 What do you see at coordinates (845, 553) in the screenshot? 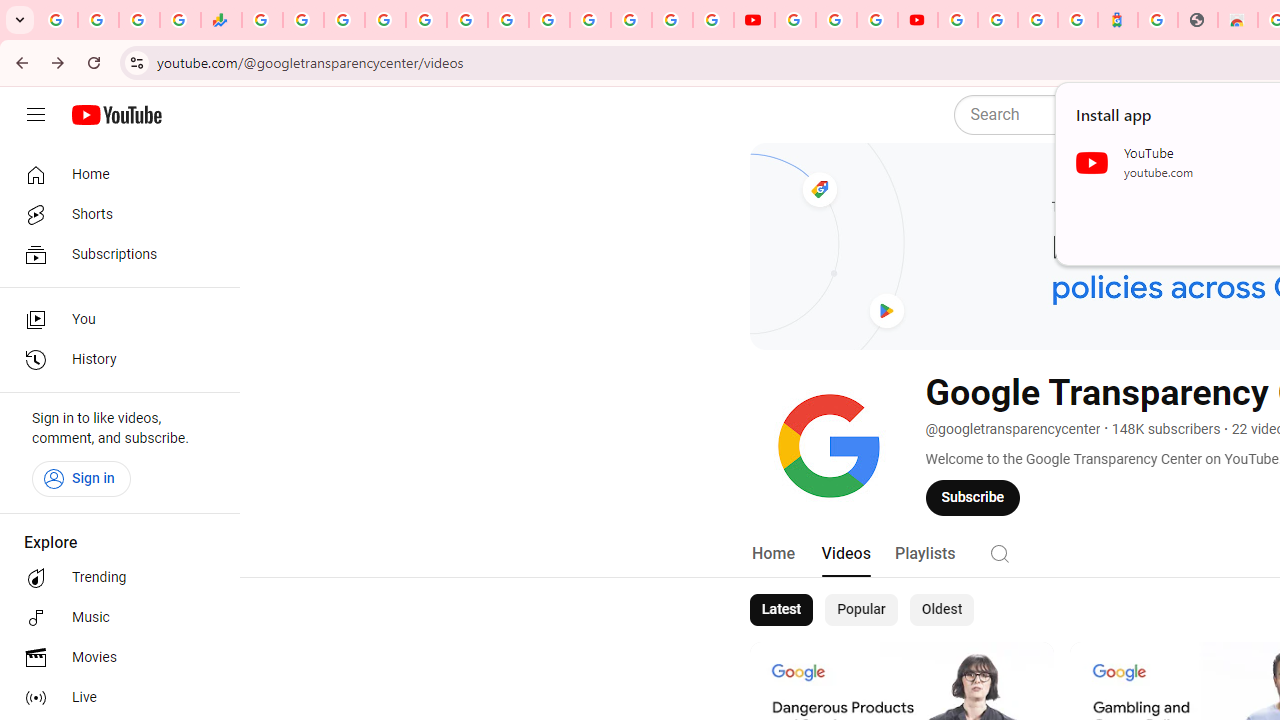
I see `'Videos'` at bounding box center [845, 553].